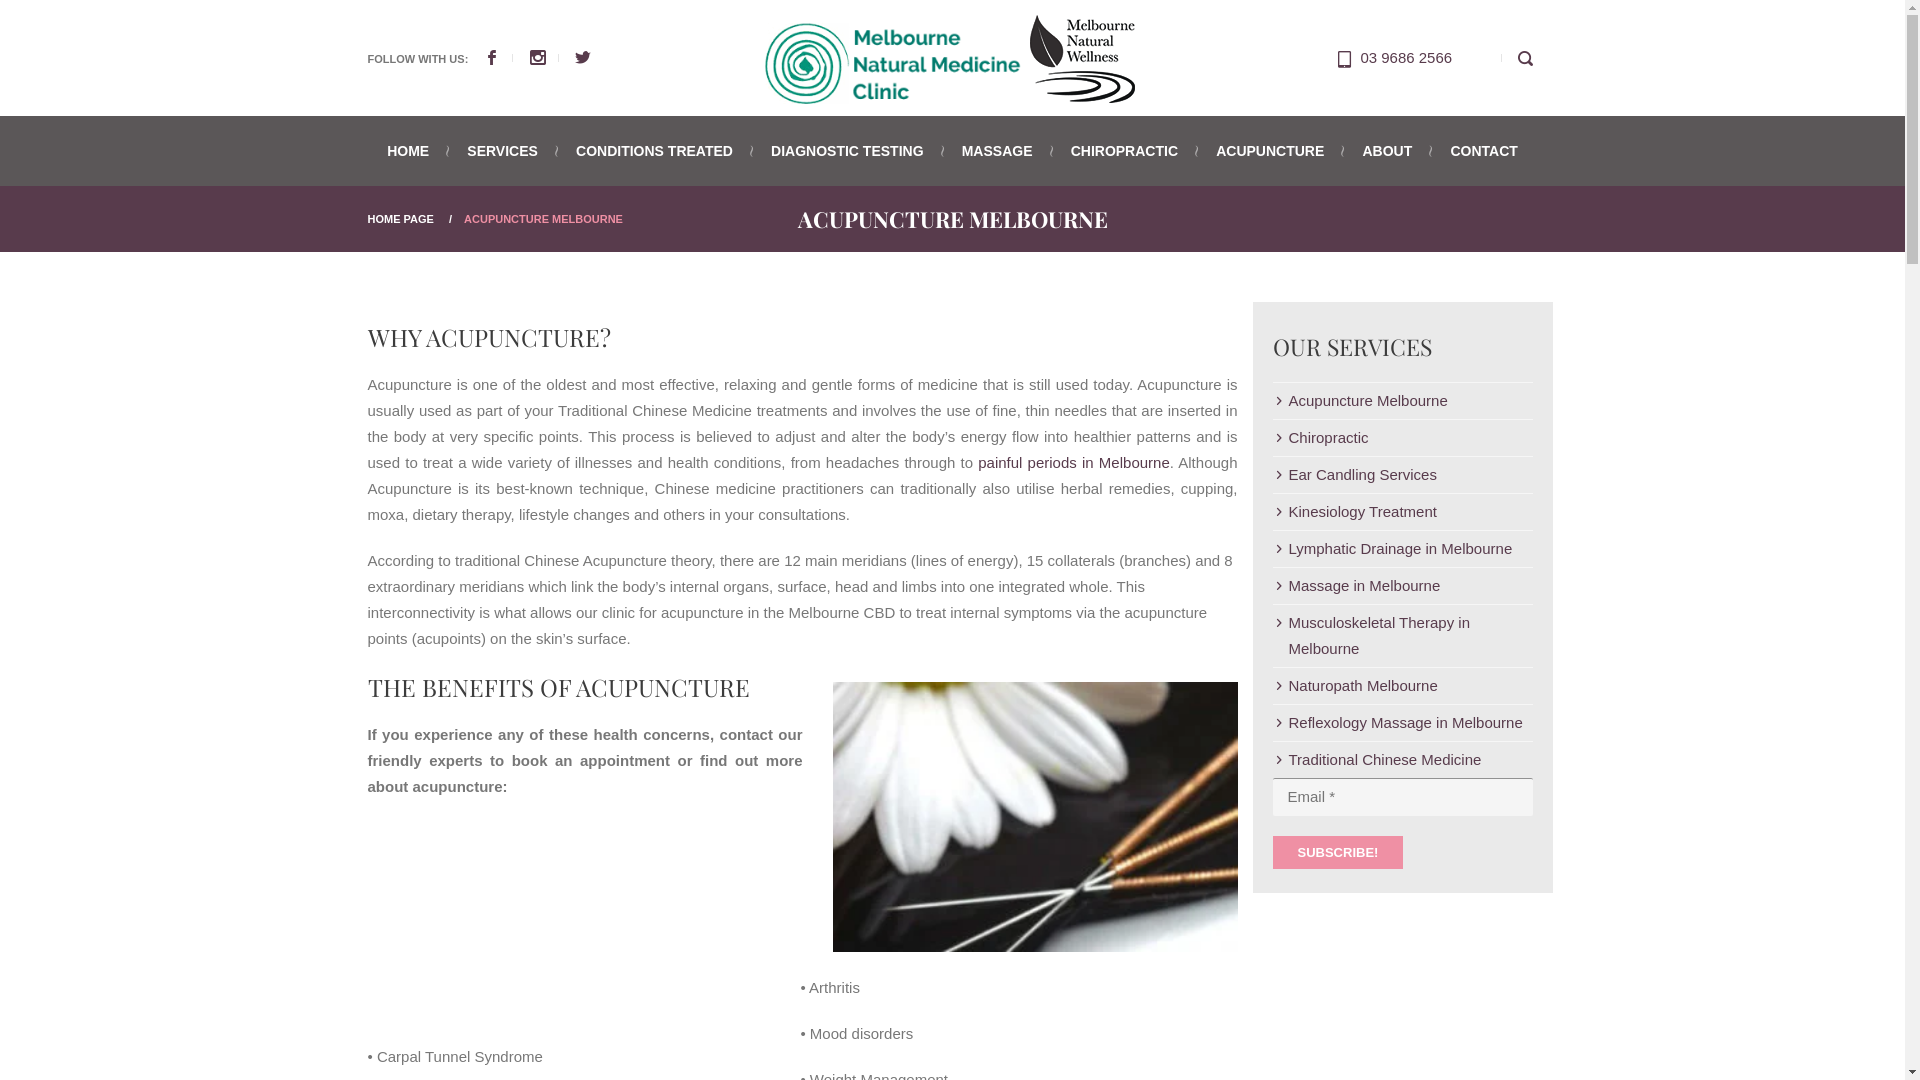 Image resolution: width=1920 pixels, height=1080 pixels. What do you see at coordinates (581, 57) in the screenshot?
I see `'Twitter'` at bounding box center [581, 57].